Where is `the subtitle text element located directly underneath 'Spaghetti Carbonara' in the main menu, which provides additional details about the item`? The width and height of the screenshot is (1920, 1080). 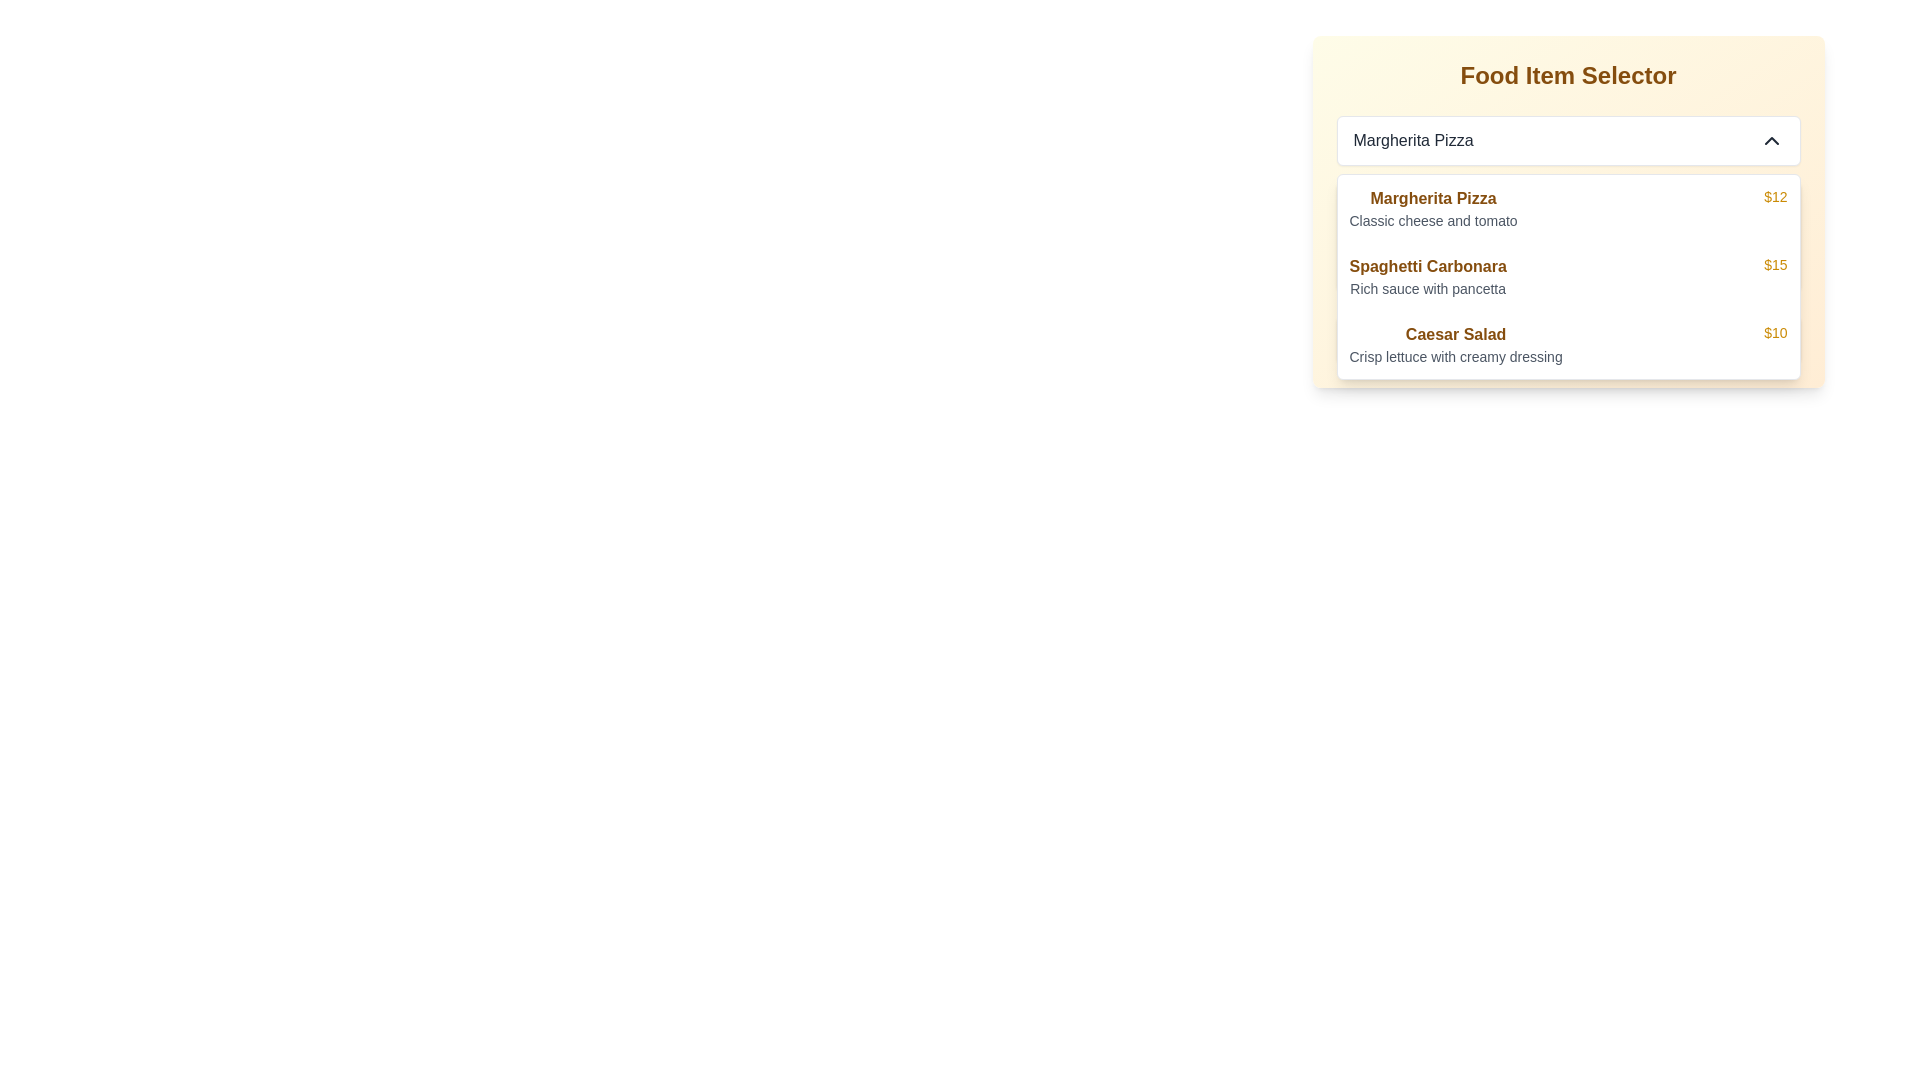 the subtitle text element located directly underneath 'Spaghetti Carbonara' in the main menu, which provides additional details about the item is located at coordinates (1427, 289).